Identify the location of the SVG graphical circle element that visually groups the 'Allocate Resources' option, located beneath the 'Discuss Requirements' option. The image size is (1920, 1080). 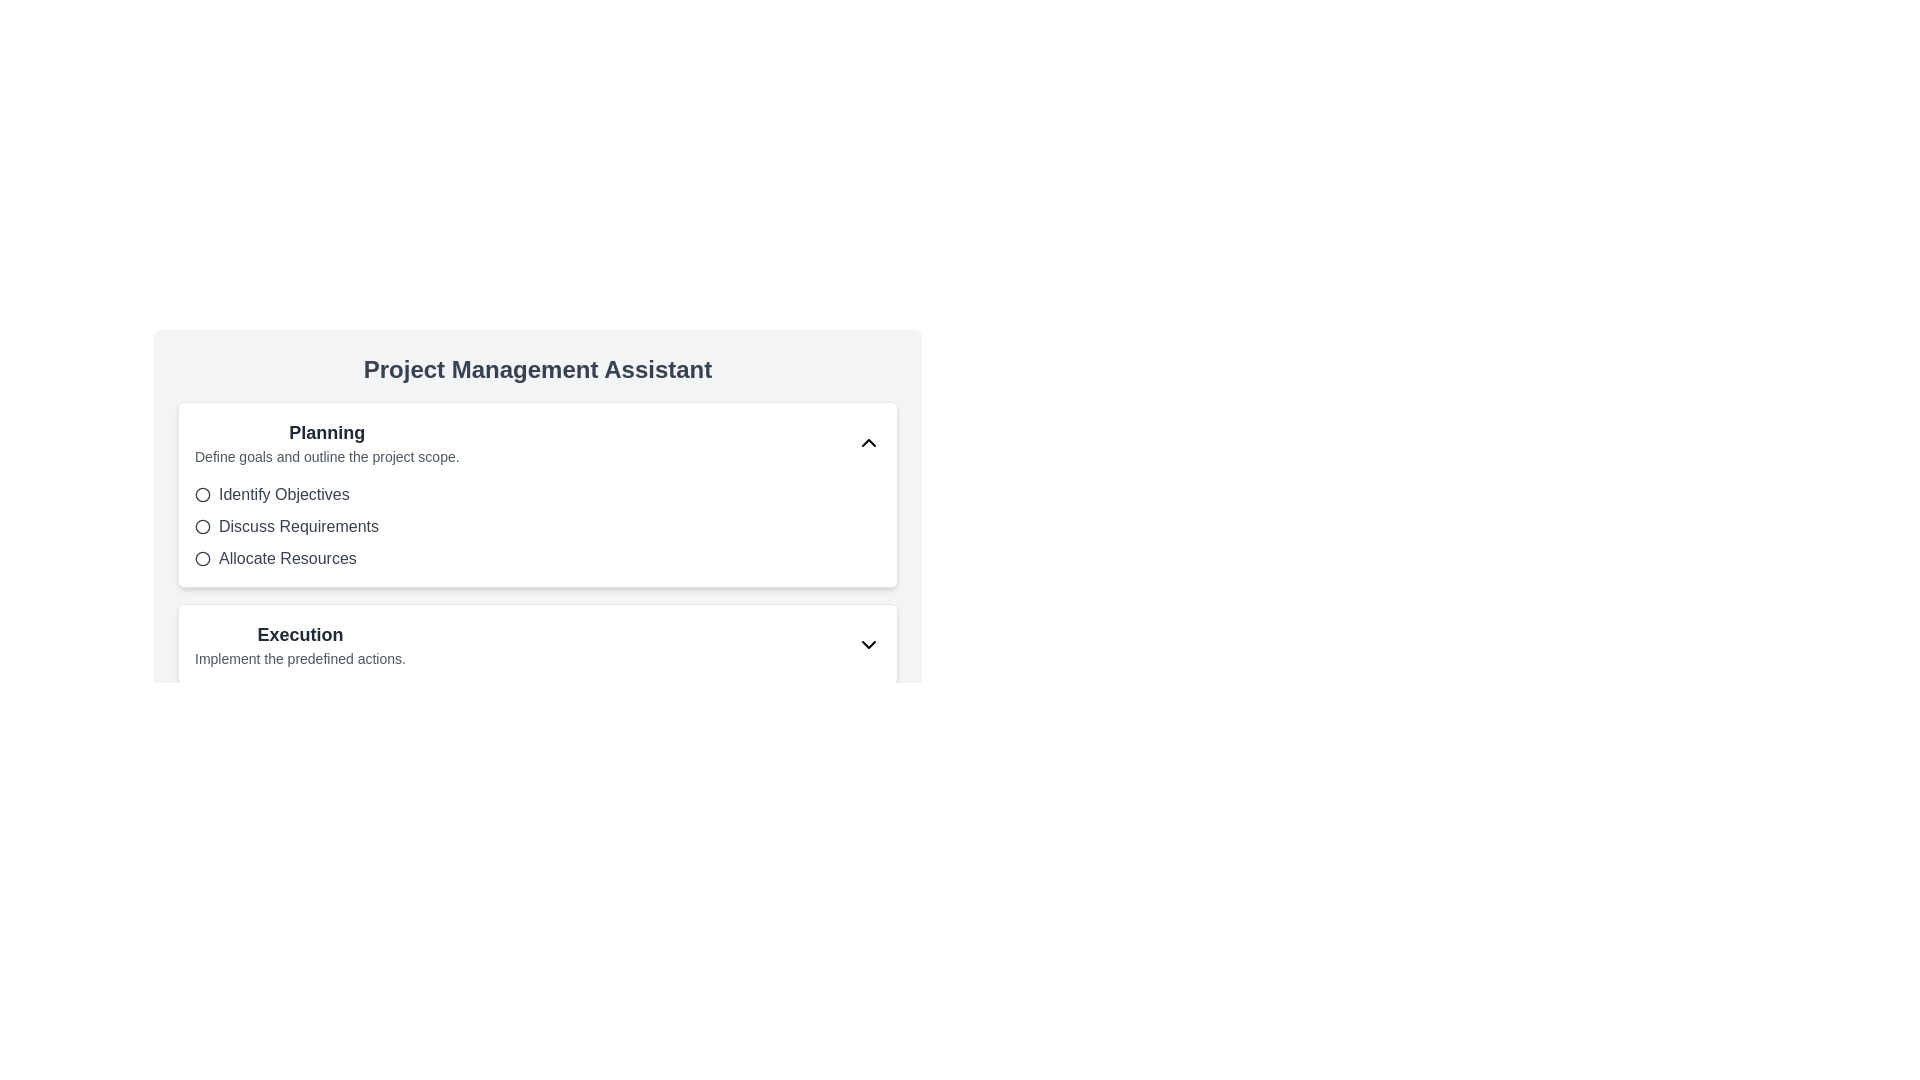
(202, 559).